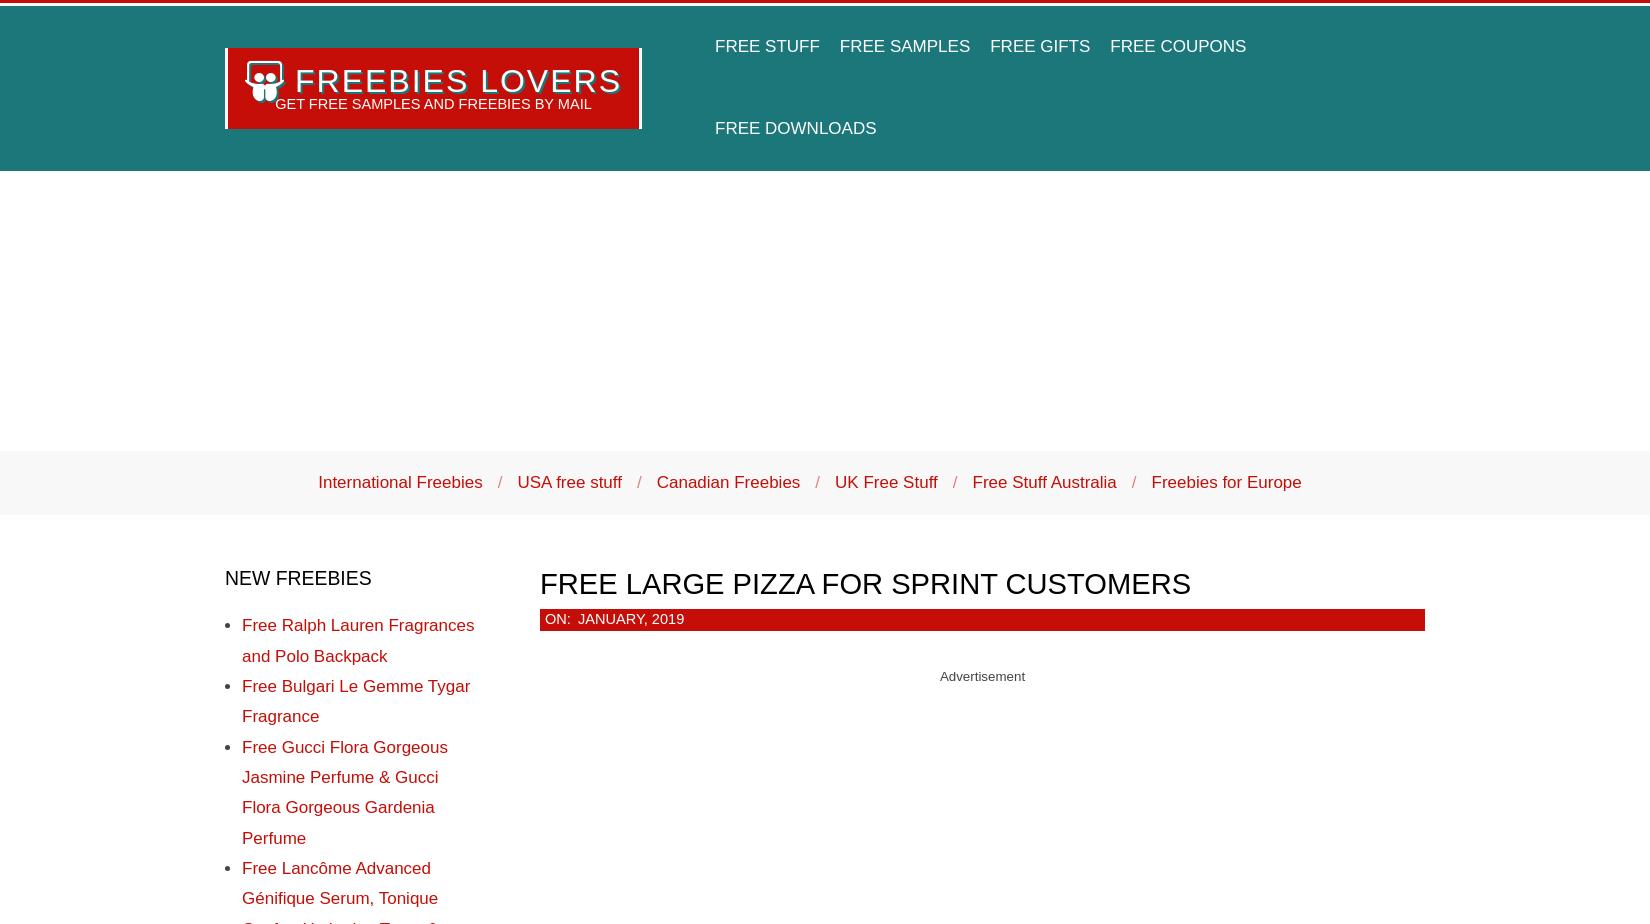  Describe the element at coordinates (242, 640) in the screenshot. I see `'Free Ralph Lauren Fragrances and Polo Backpack'` at that location.